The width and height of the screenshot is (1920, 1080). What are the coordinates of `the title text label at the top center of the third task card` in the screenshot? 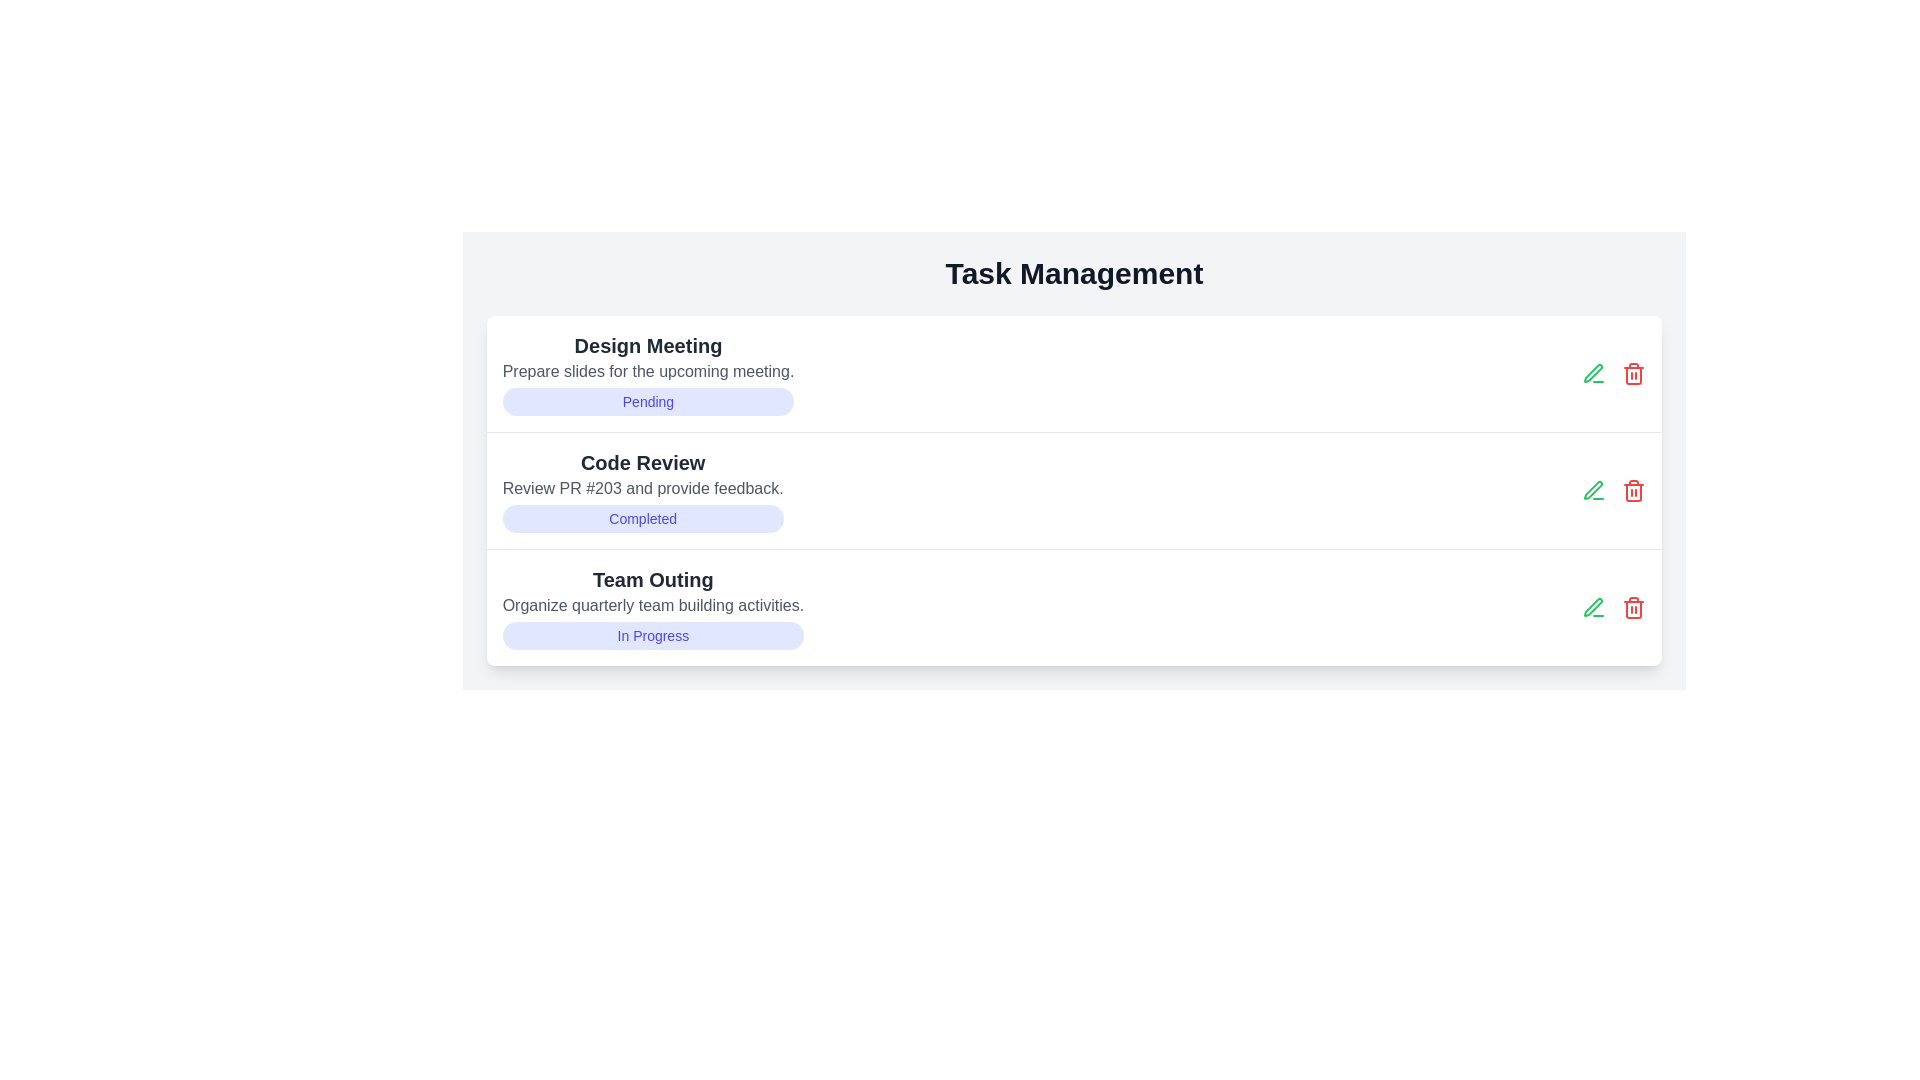 It's located at (653, 579).